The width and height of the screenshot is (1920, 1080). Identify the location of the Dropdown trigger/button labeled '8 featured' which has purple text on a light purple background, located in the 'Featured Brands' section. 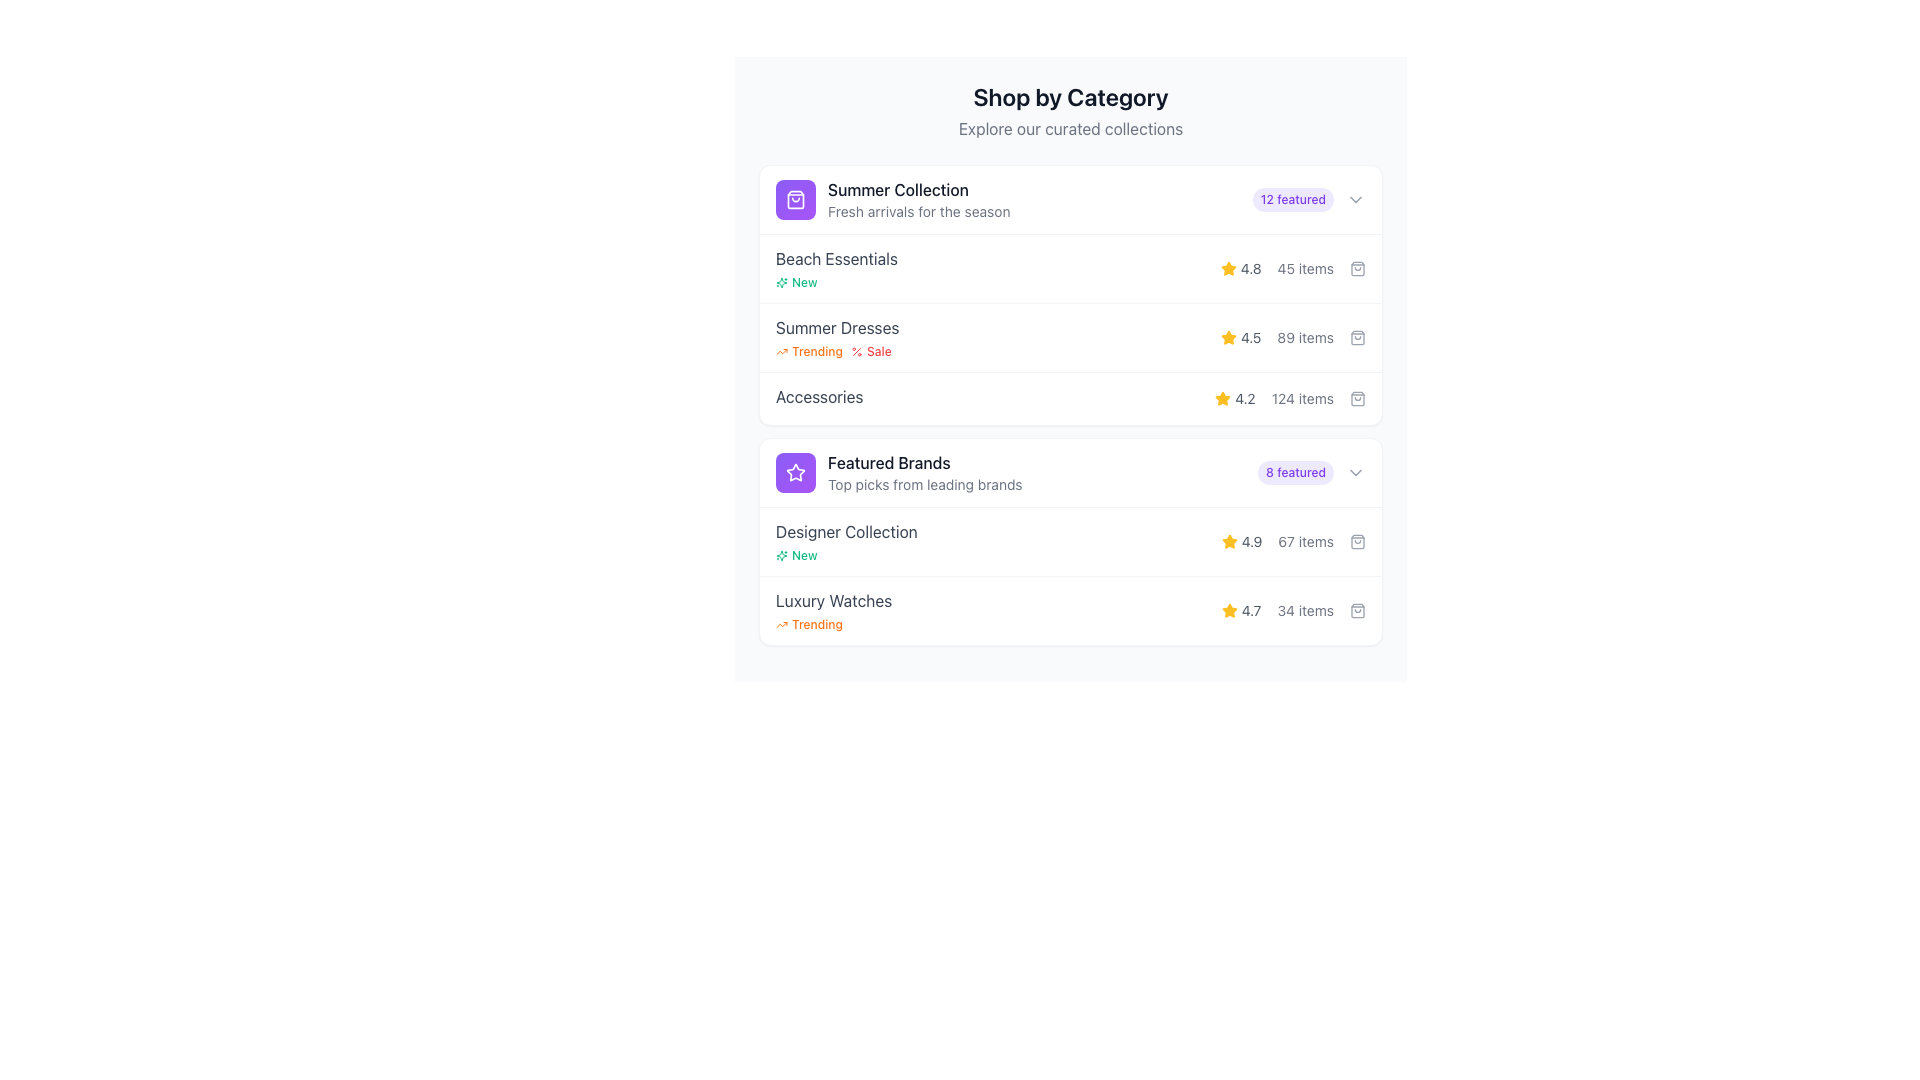
(1311, 473).